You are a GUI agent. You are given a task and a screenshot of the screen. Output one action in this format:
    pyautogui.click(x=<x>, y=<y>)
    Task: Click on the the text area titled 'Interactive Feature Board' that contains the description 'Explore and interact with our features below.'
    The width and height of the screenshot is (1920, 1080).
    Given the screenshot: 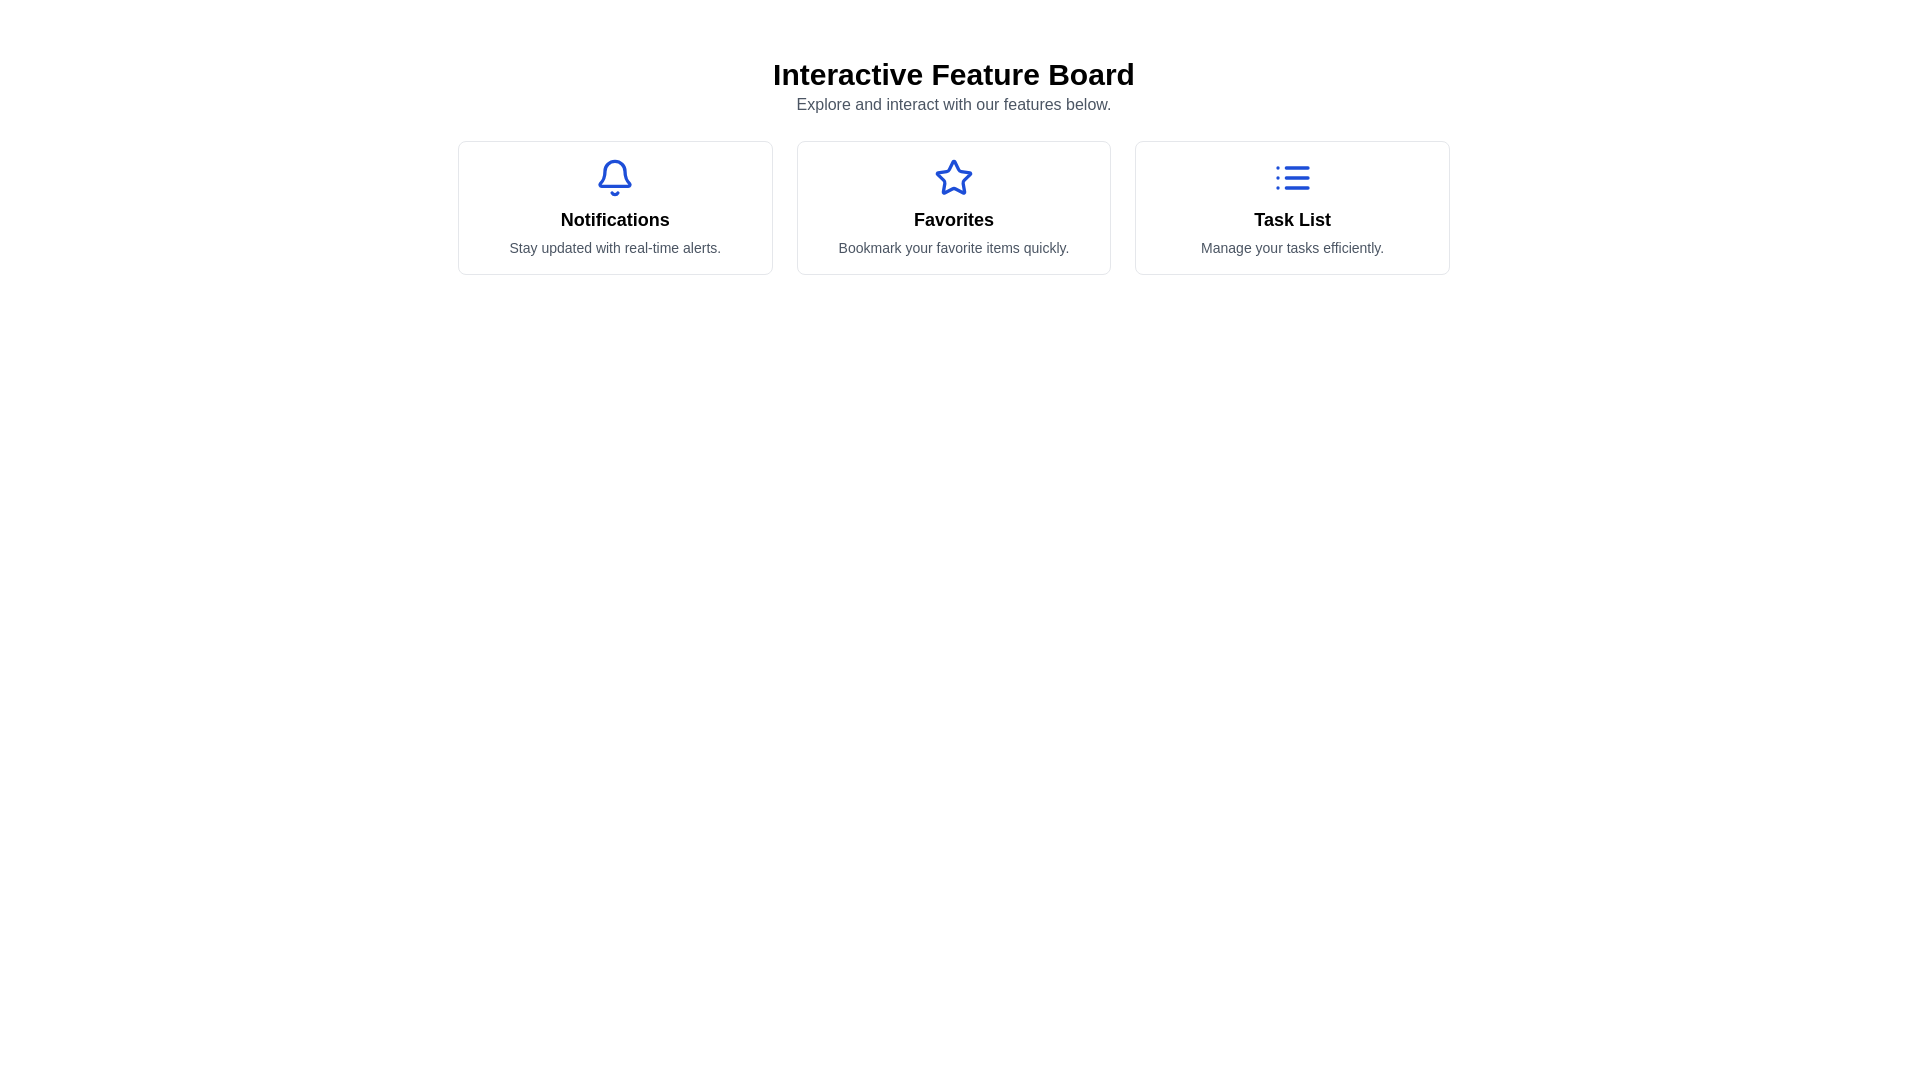 What is the action you would take?
    pyautogui.click(x=953, y=86)
    